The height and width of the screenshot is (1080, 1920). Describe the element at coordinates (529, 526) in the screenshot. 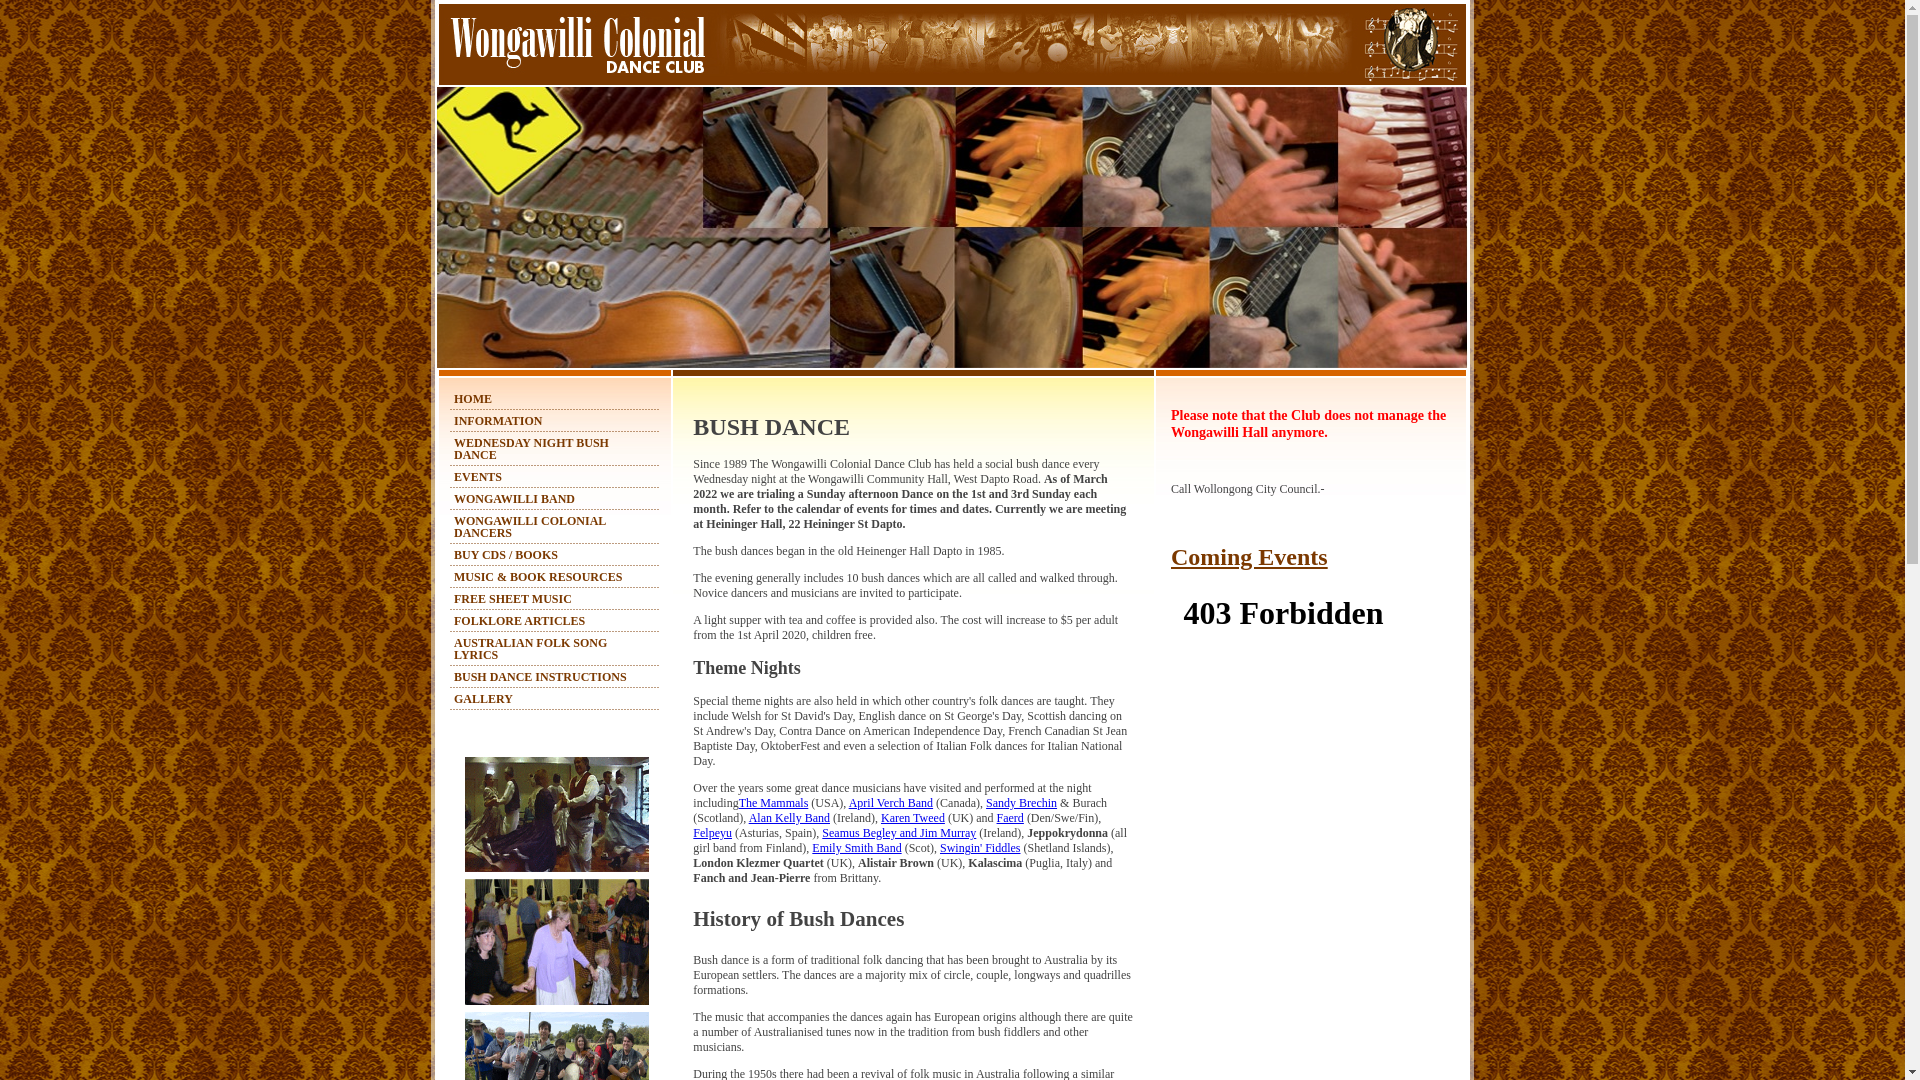

I see `'WONGAWILLI COLONIAL DANCERS'` at that location.